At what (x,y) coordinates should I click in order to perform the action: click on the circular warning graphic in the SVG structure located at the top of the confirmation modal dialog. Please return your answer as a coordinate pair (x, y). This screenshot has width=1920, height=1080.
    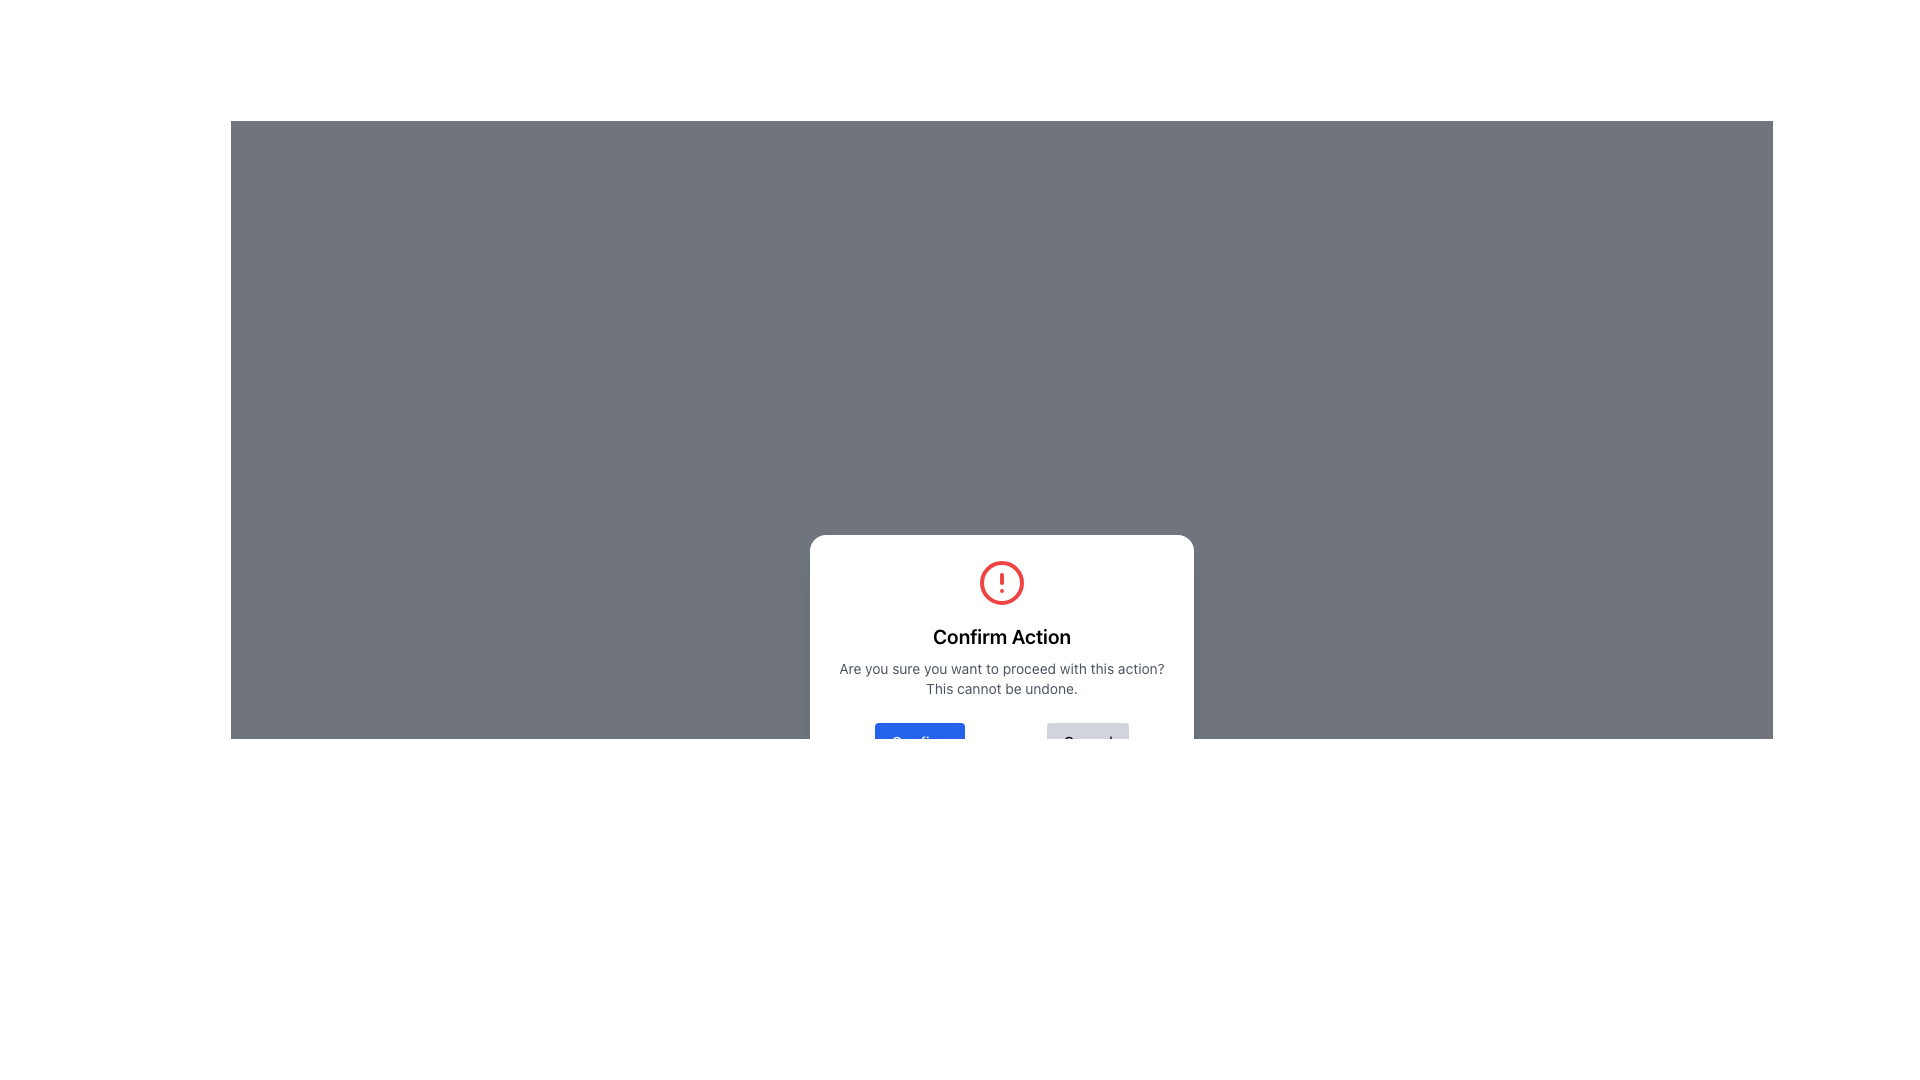
    Looking at the image, I should click on (1002, 582).